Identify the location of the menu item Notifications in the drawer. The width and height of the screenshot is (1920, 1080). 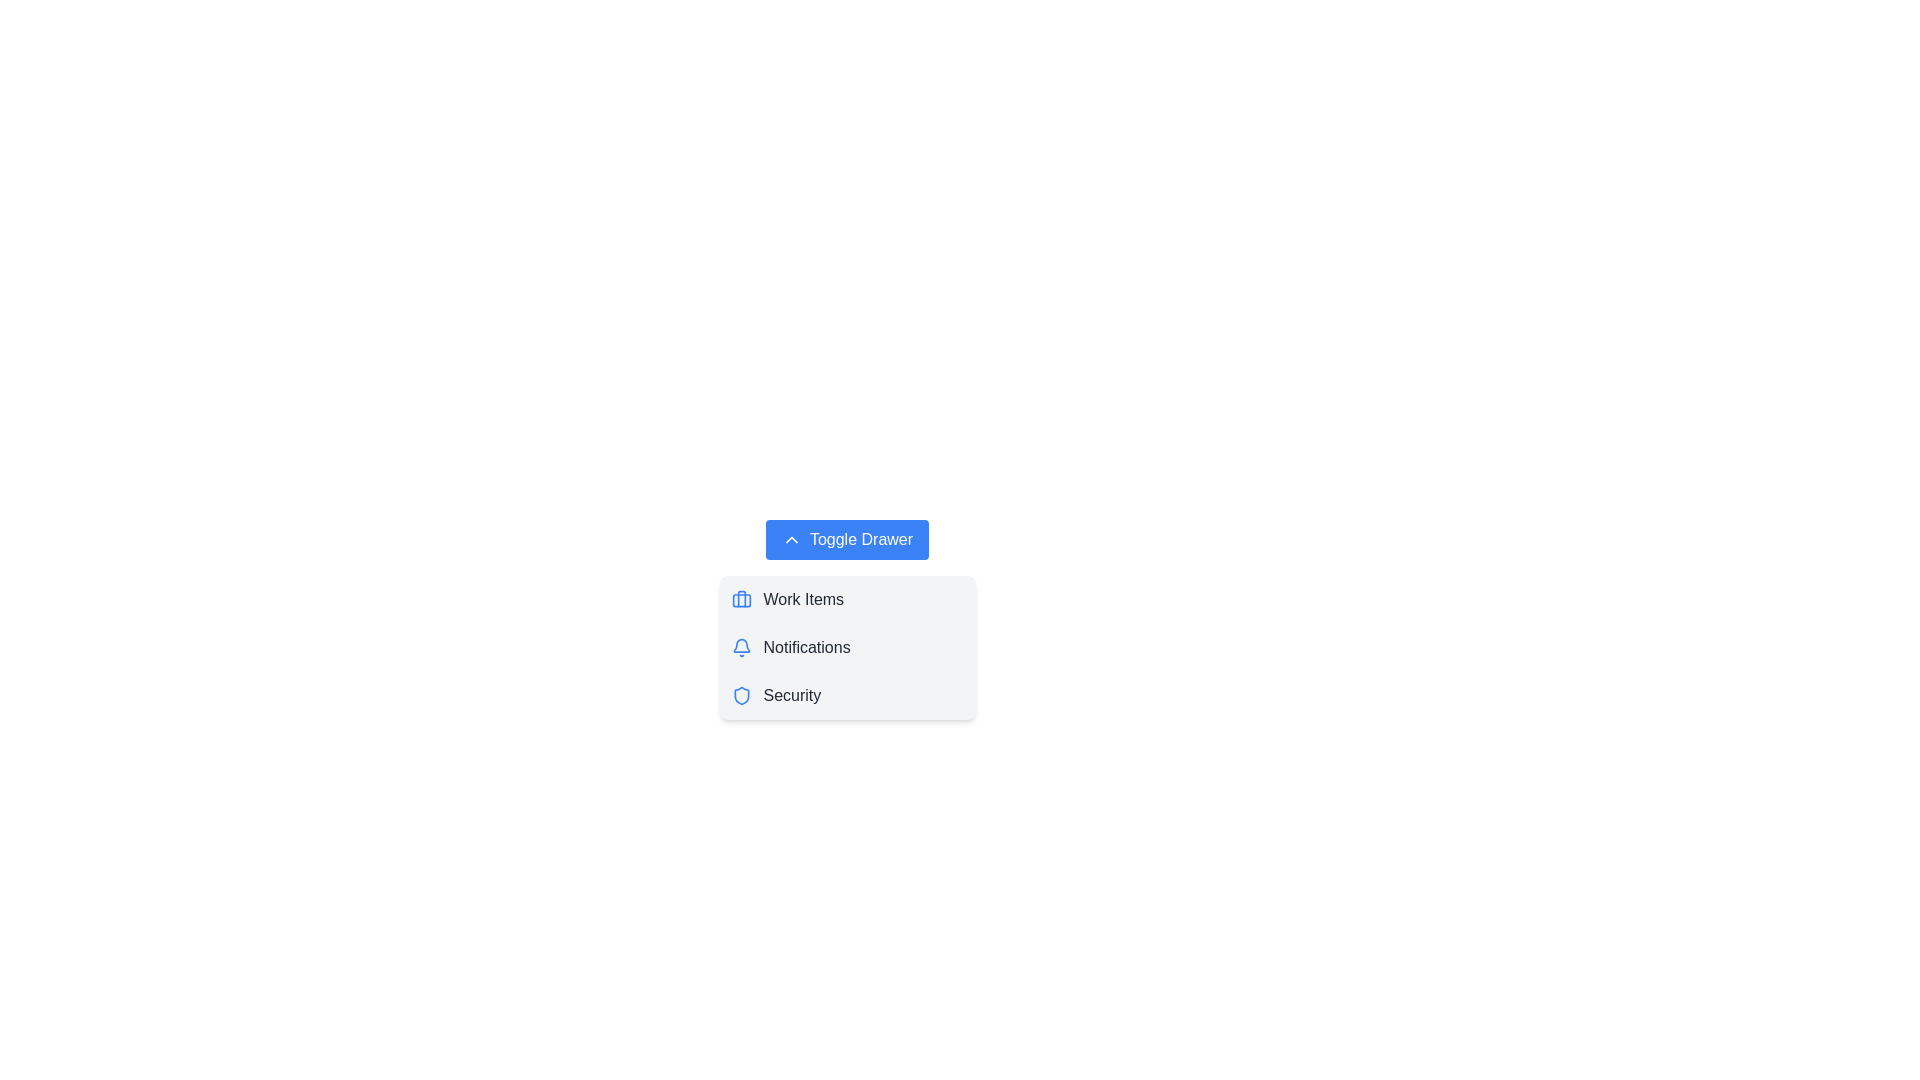
(847, 648).